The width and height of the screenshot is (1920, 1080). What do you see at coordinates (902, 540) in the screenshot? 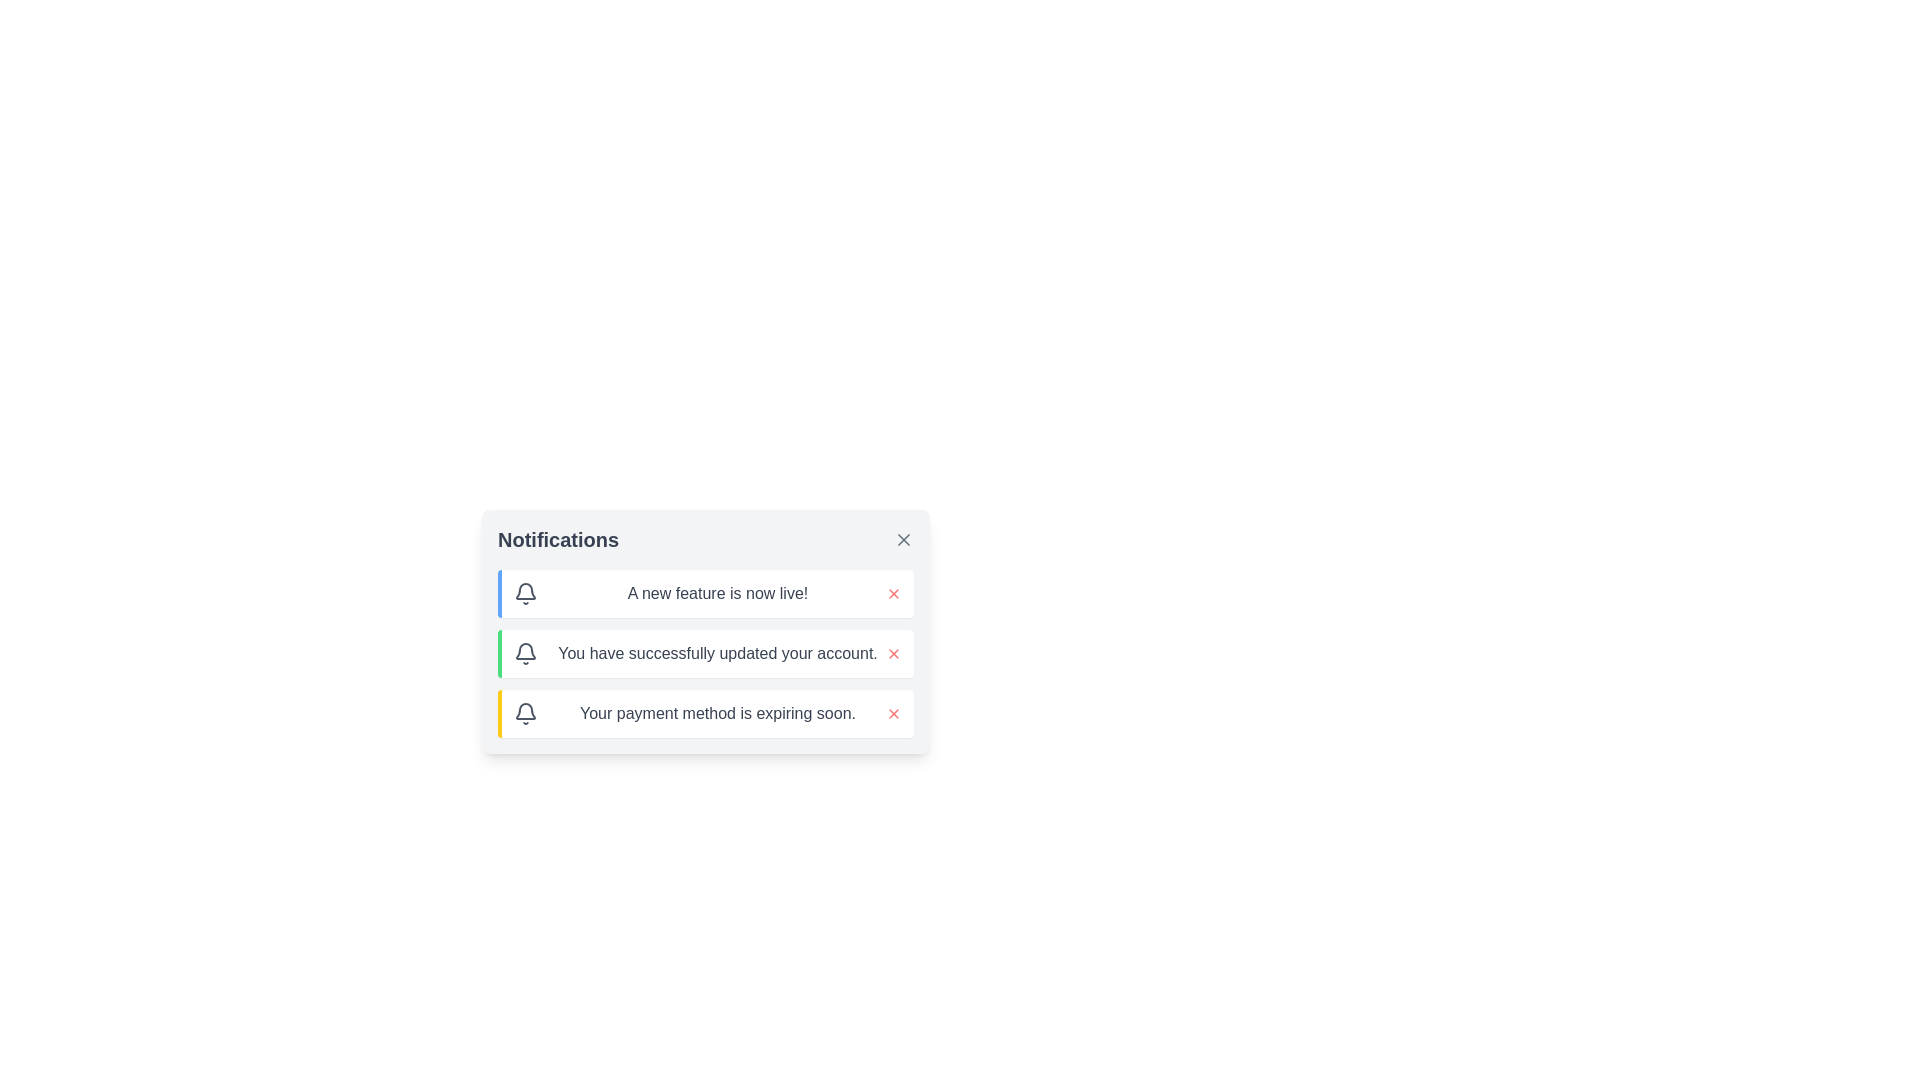
I see `the small X-shaped icon, styled with a thin stroke, located on the far right of the top notification box in the list` at bounding box center [902, 540].